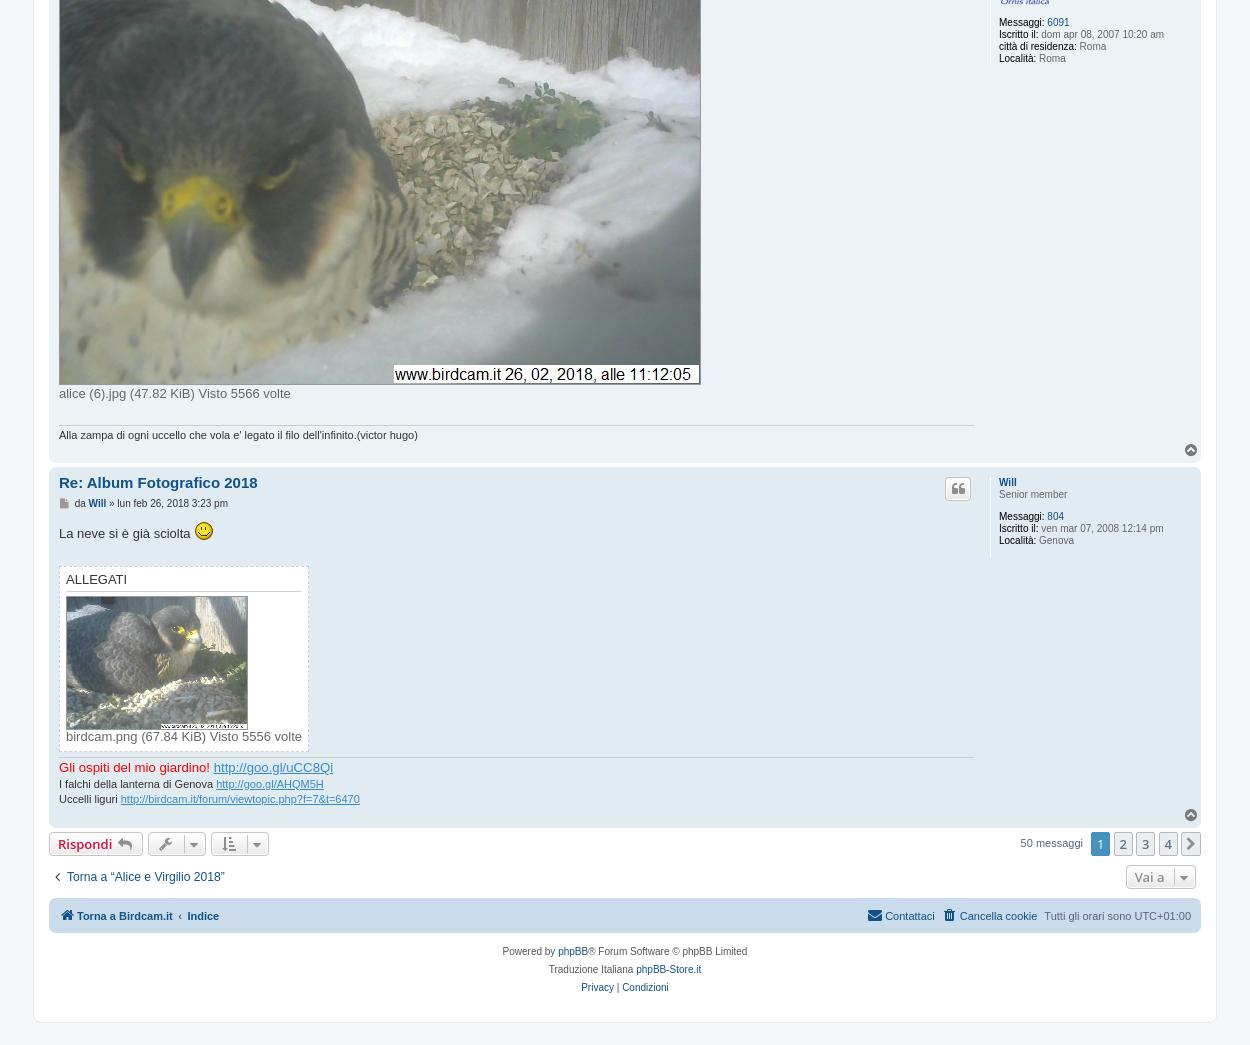 The height and width of the screenshot is (1045, 1250). What do you see at coordinates (1088, 915) in the screenshot?
I see `'Tutti gli orari sono'` at bounding box center [1088, 915].